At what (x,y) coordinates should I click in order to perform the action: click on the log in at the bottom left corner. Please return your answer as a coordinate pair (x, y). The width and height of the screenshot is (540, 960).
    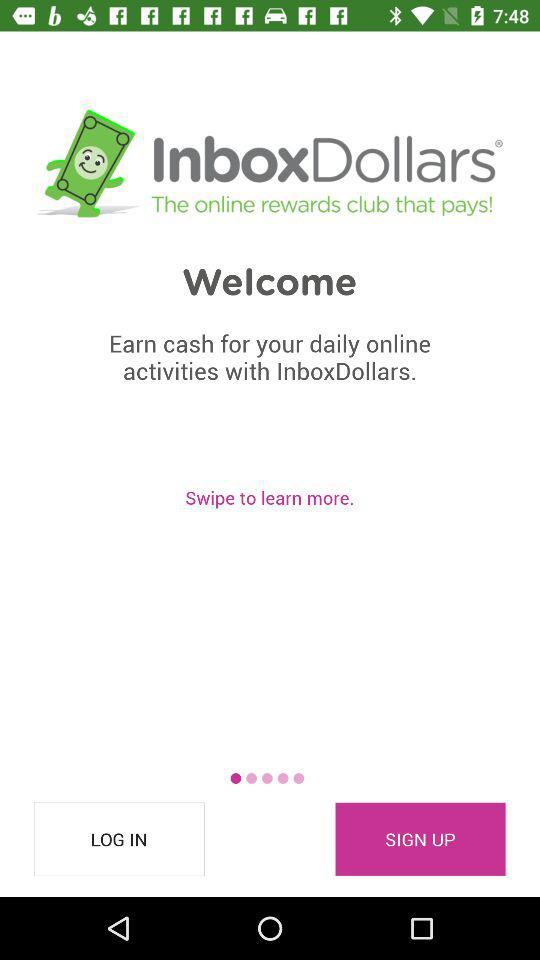
    Looking at the image, I should click on (119, 839).